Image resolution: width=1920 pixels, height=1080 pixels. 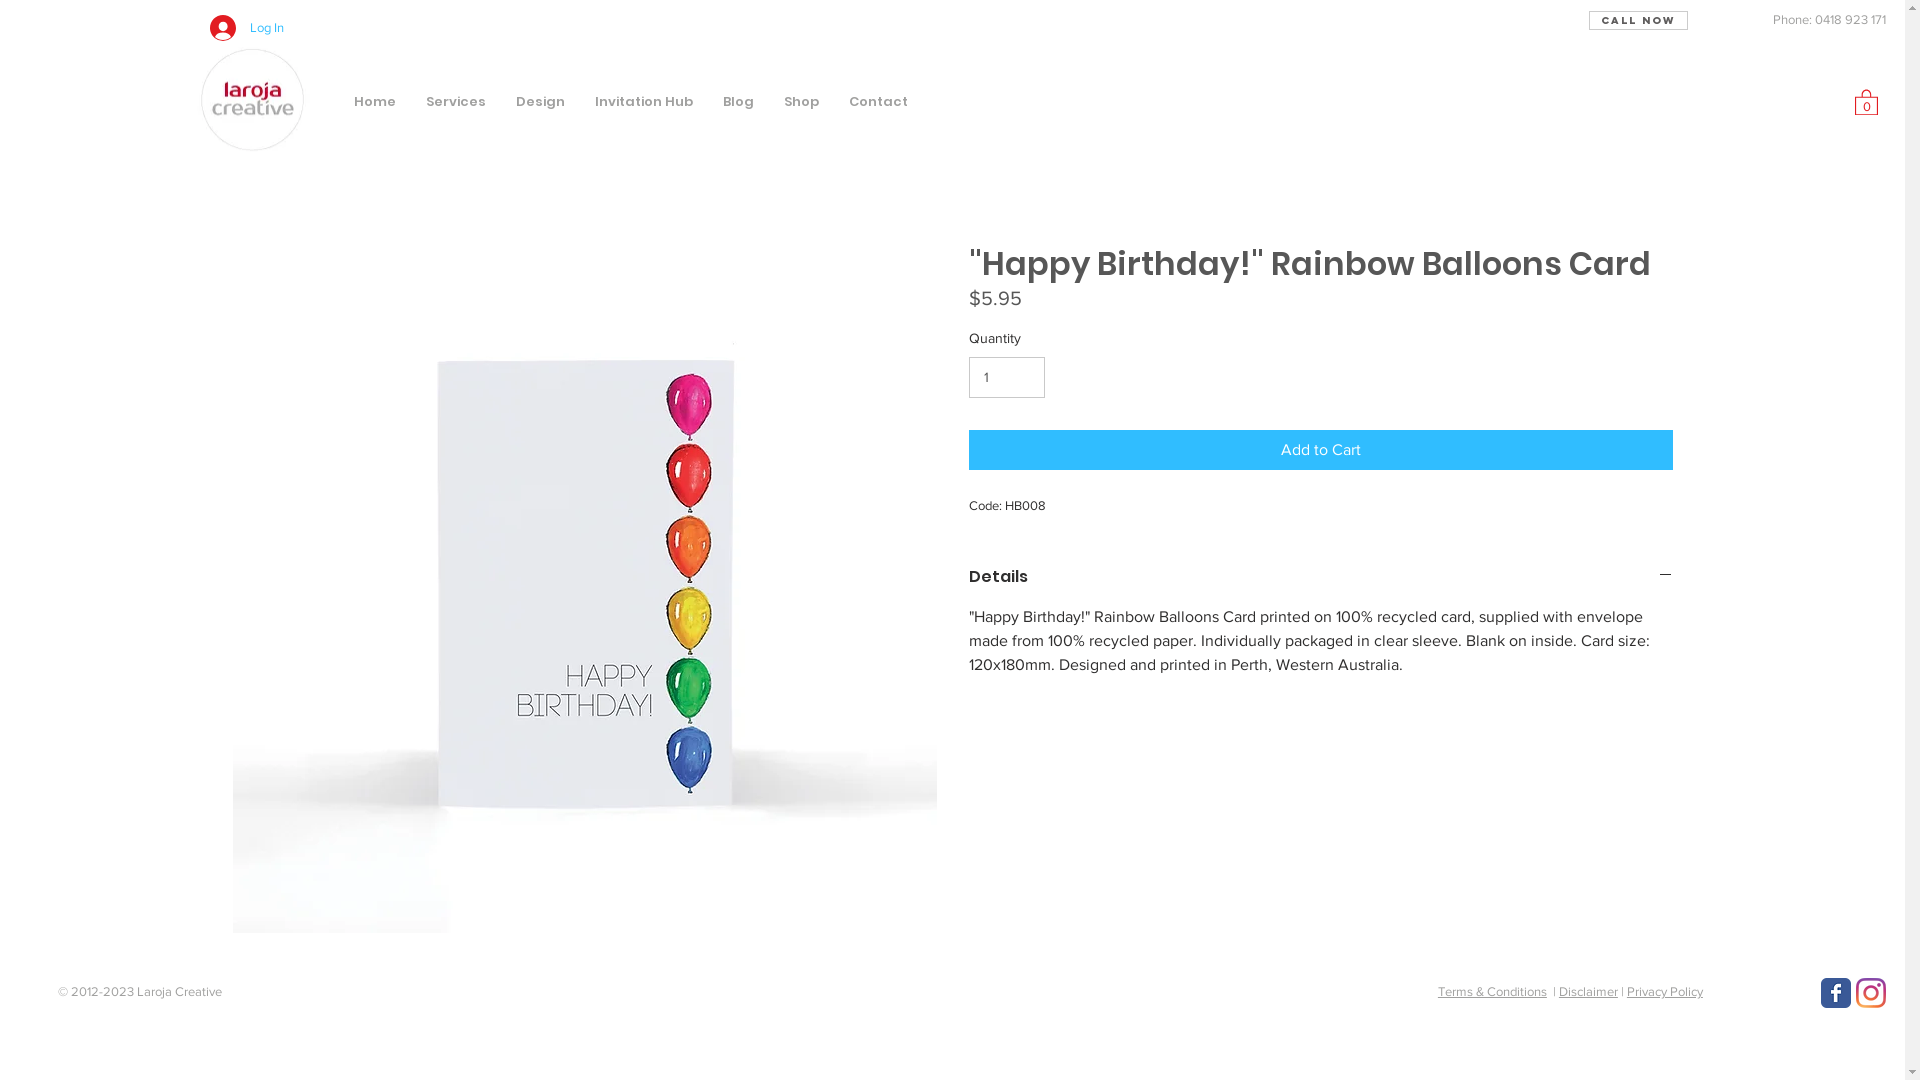 What do you see at coordinates (1665, 991) in the screenshot?
I see `'Privacy Policy'` at bounding box center [1665, 991].